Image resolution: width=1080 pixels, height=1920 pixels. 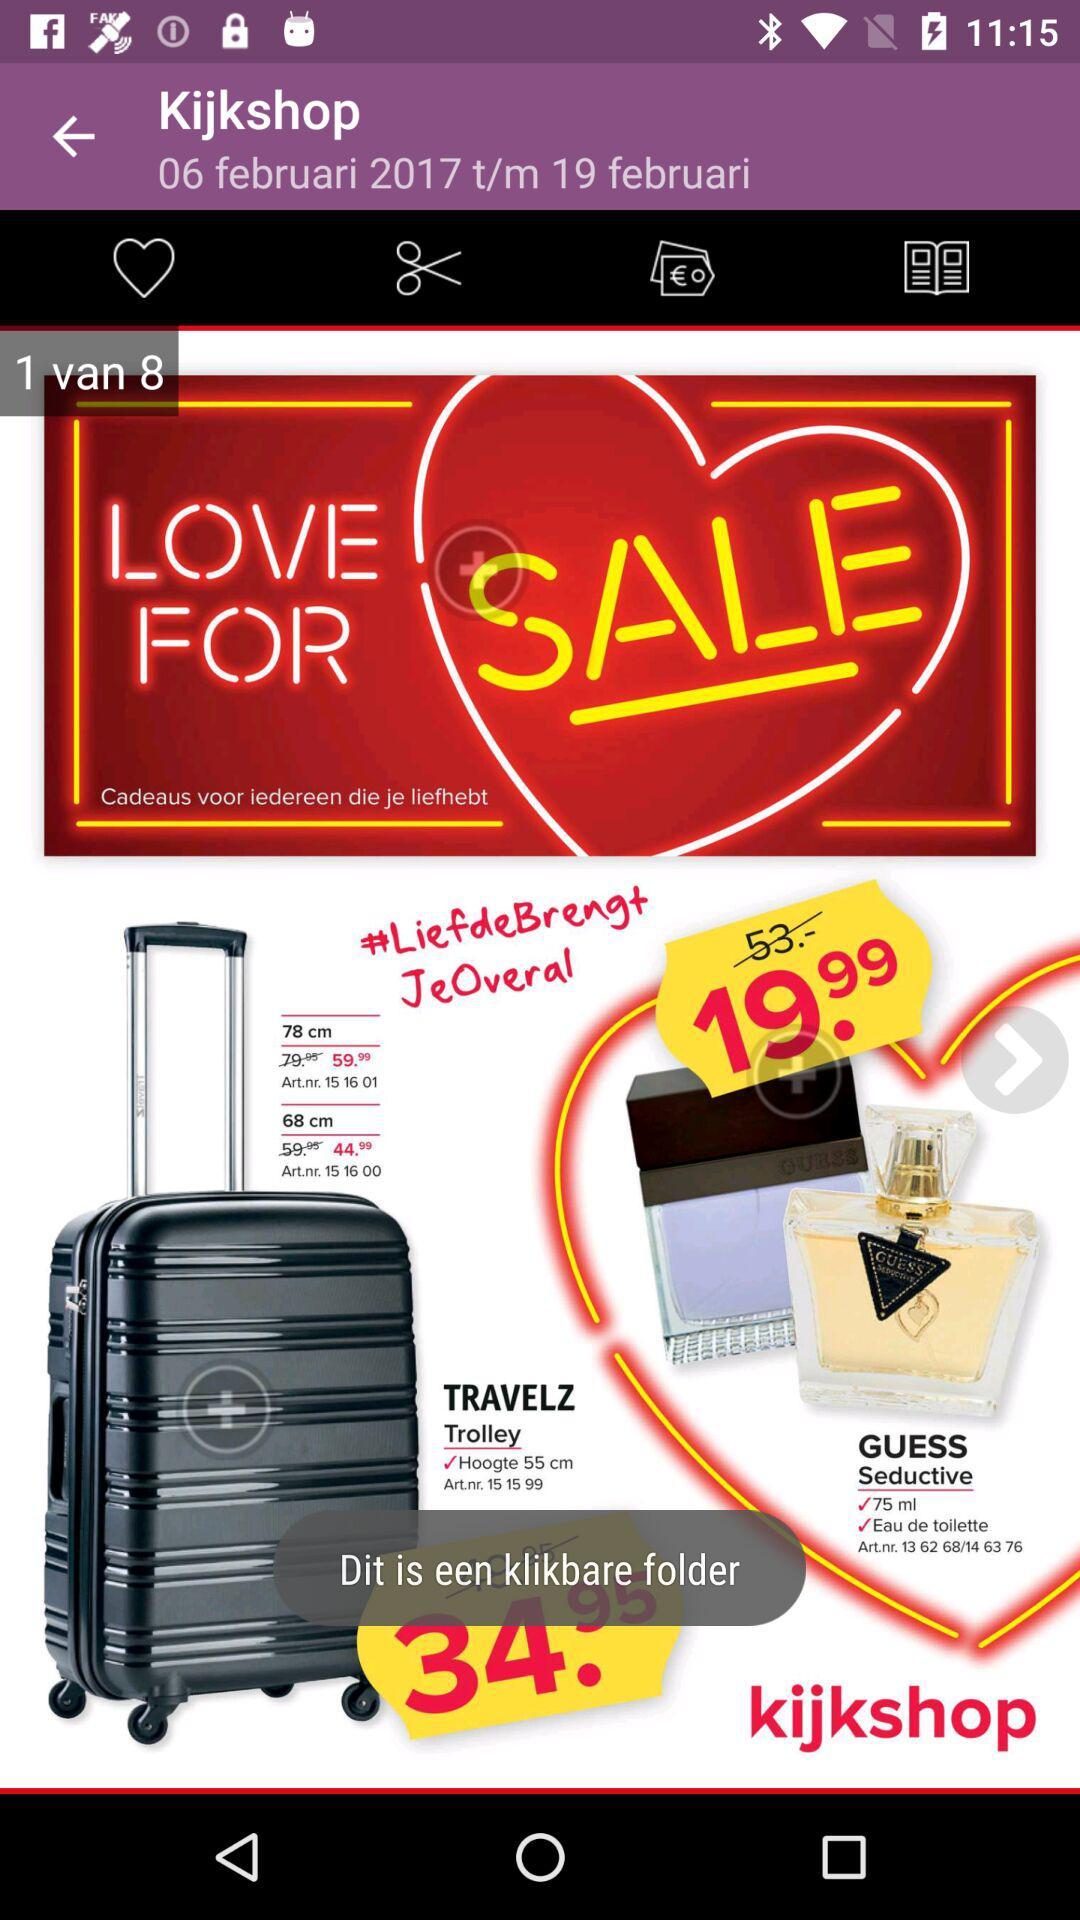 I want to click on the app to the right of the 06 februari 2017, so click(x=936, y=266).